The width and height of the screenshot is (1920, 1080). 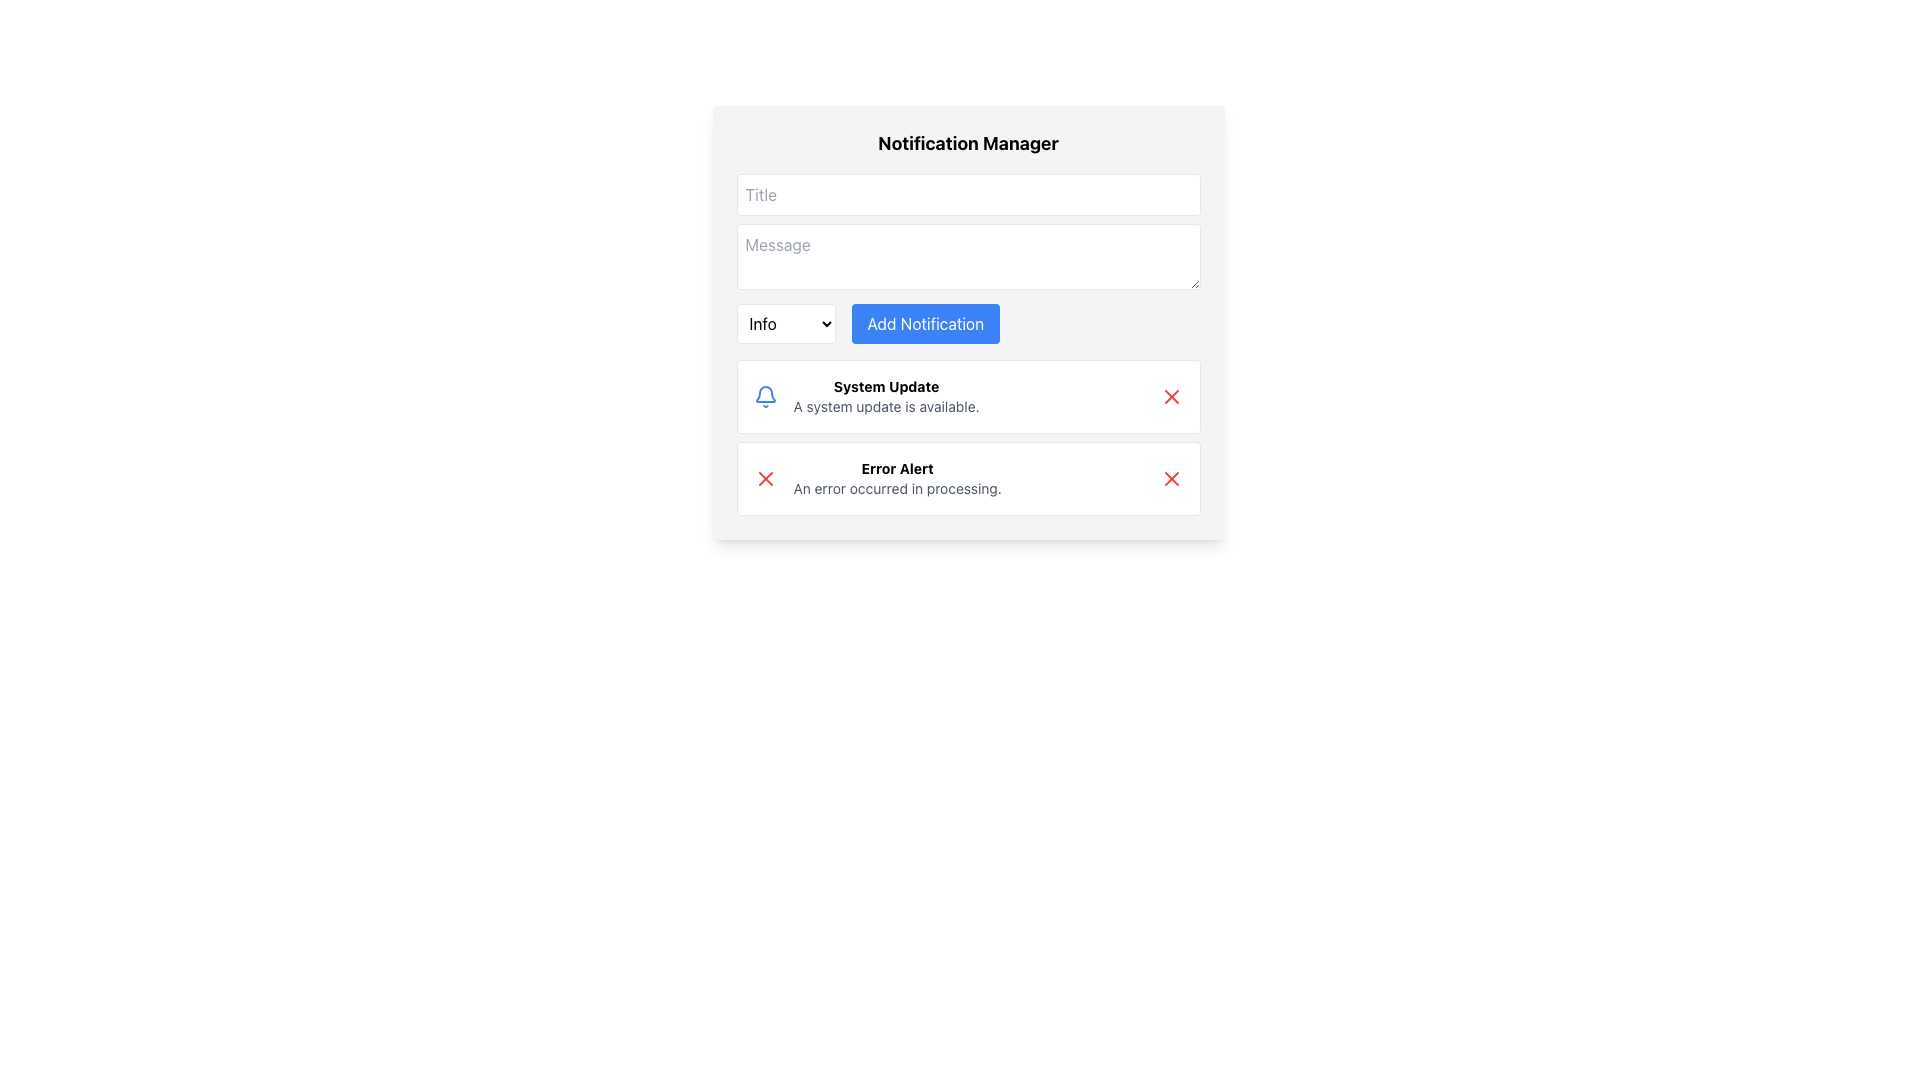 I want to click on the blue 'Add Notification' button with white text, so click(x=968, y=323).